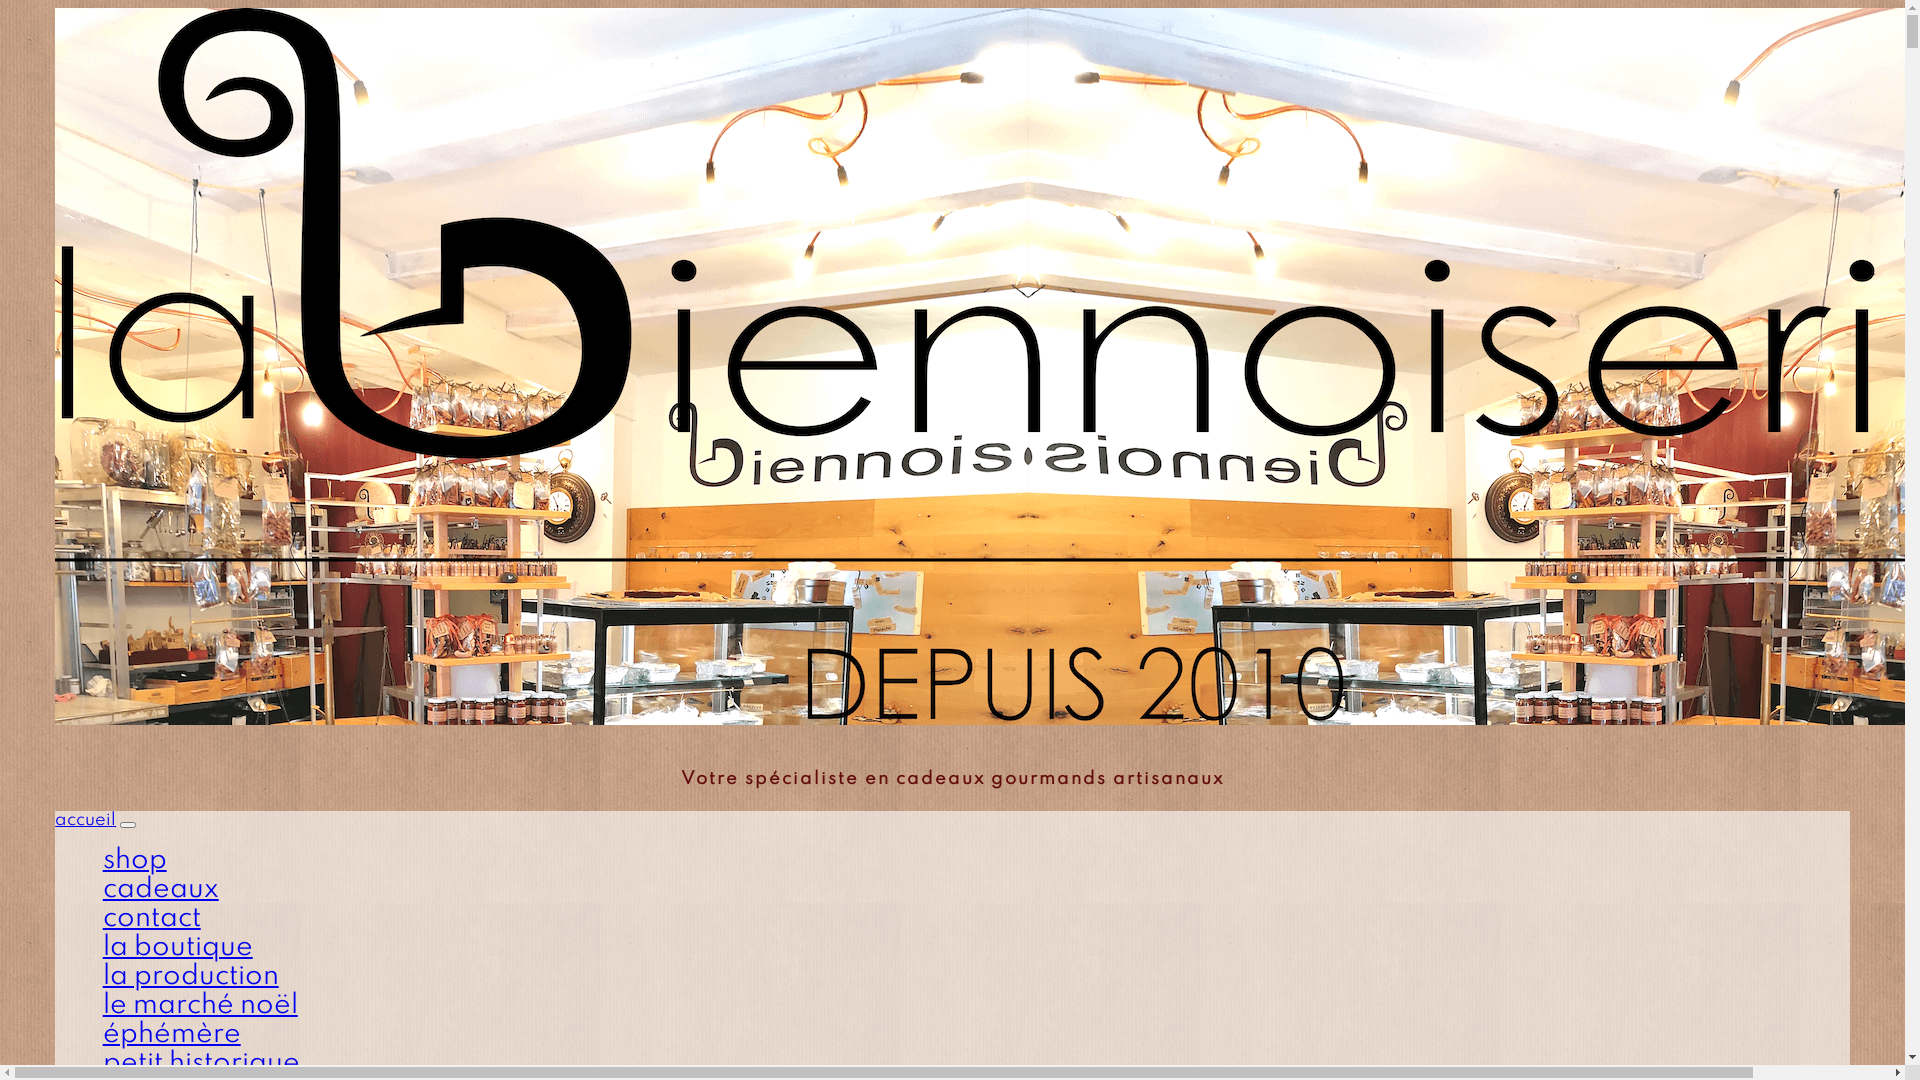 The image size is (1920, 1080). Describe the element at coordinates (151, 918) in the screenshot. I see `'contact'` at that location.